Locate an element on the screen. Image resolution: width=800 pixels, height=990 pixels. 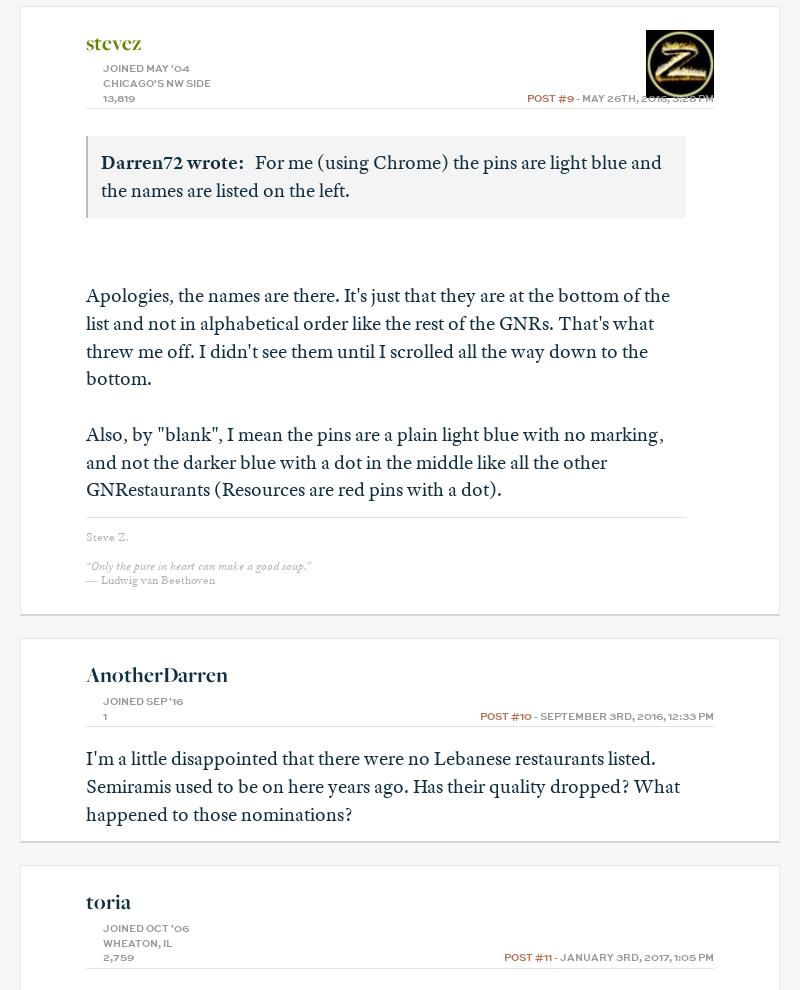
'Wheaton, IL' is located at coordinates (137, 942).